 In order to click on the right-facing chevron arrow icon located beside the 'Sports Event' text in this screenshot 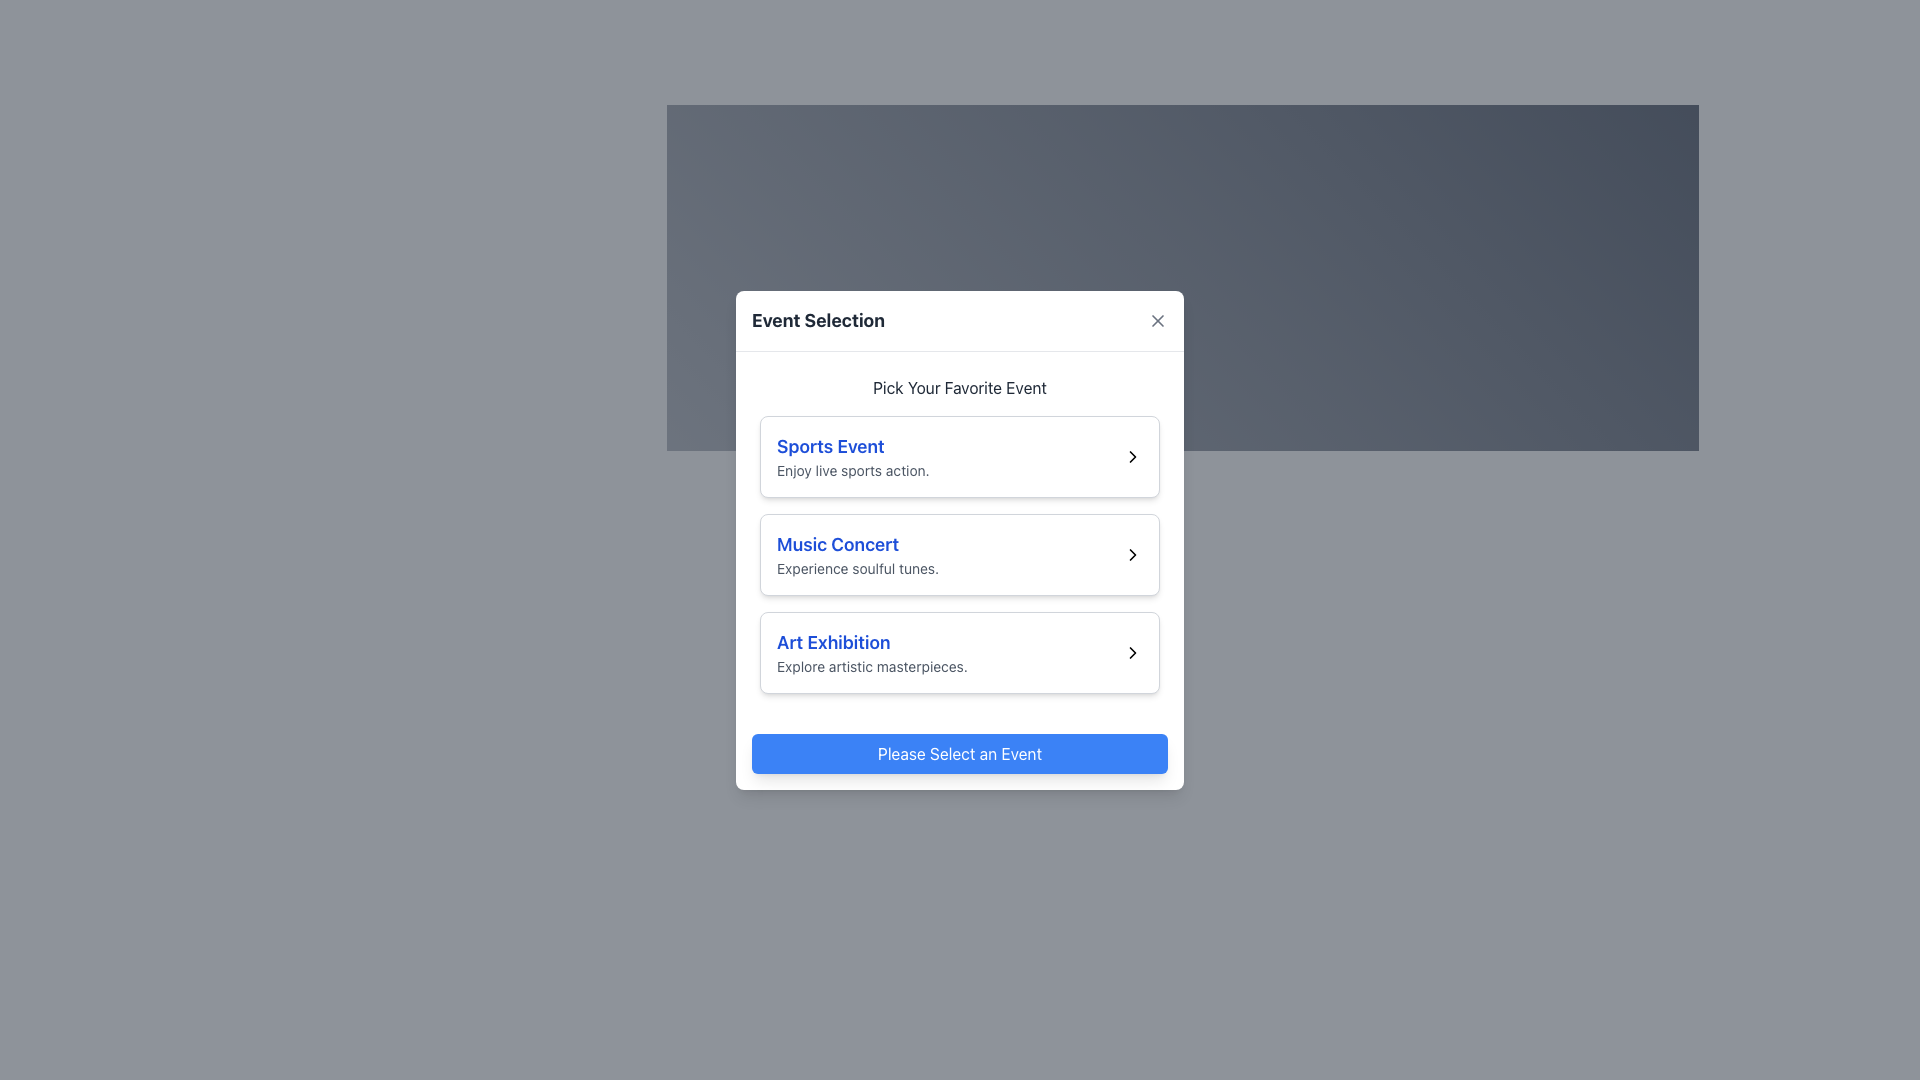, I will do `click(1132, 456)`.